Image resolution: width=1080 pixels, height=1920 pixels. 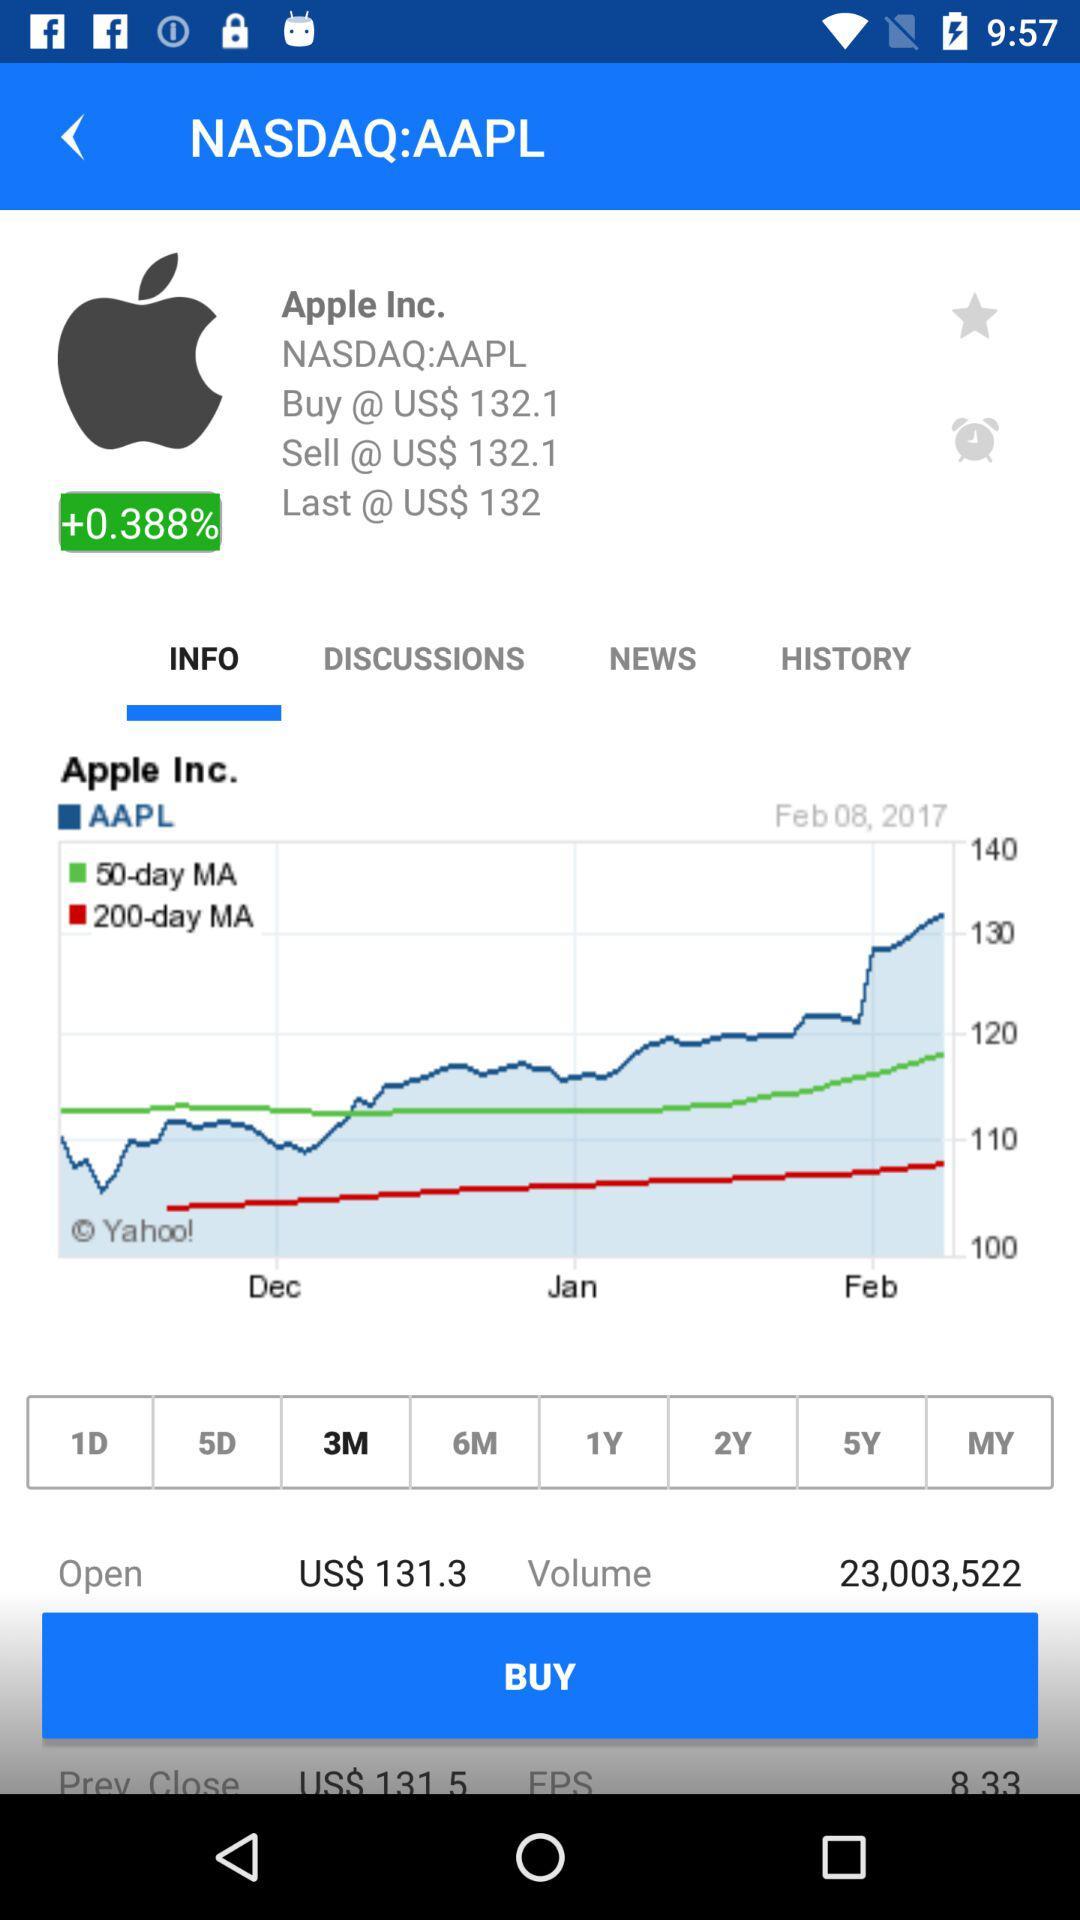 I want to click on the option next to news in menu bar, so click(x=845, y=657).